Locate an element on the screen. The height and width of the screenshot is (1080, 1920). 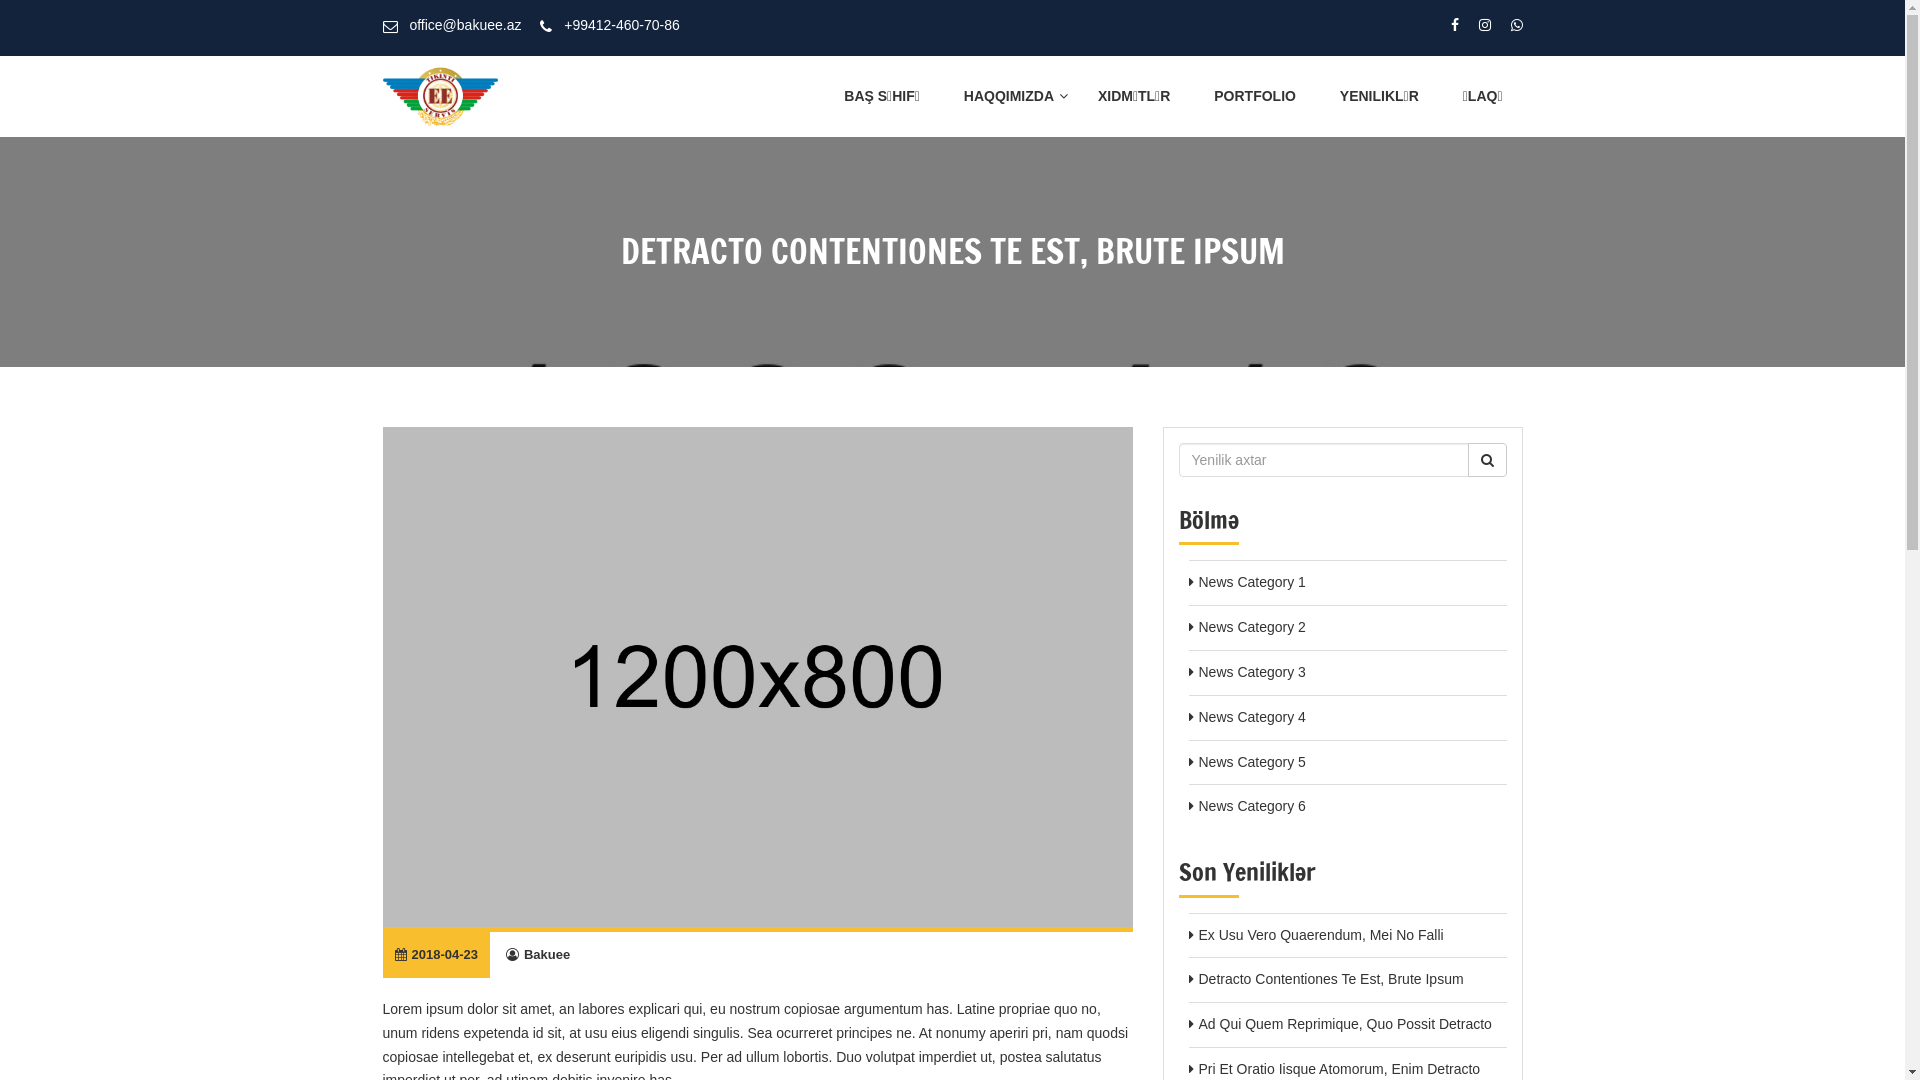
'News Category 4' is located at coordinates (1198, 716).